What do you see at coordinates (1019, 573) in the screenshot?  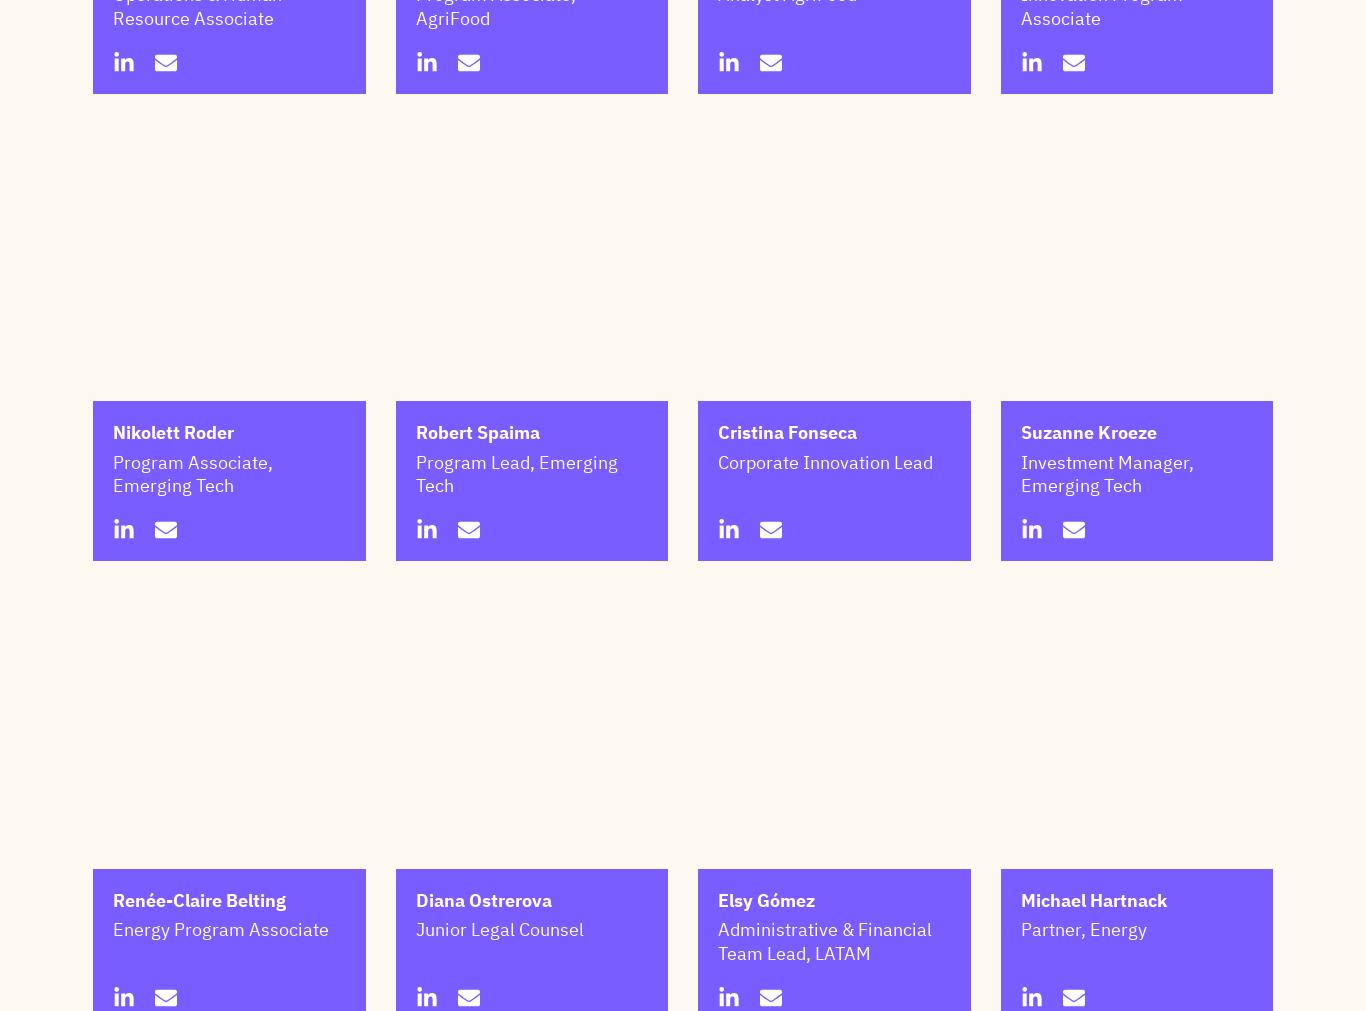 I see `'Investment Manager, Emerging Tech'` at bounding box center [1019, 573].